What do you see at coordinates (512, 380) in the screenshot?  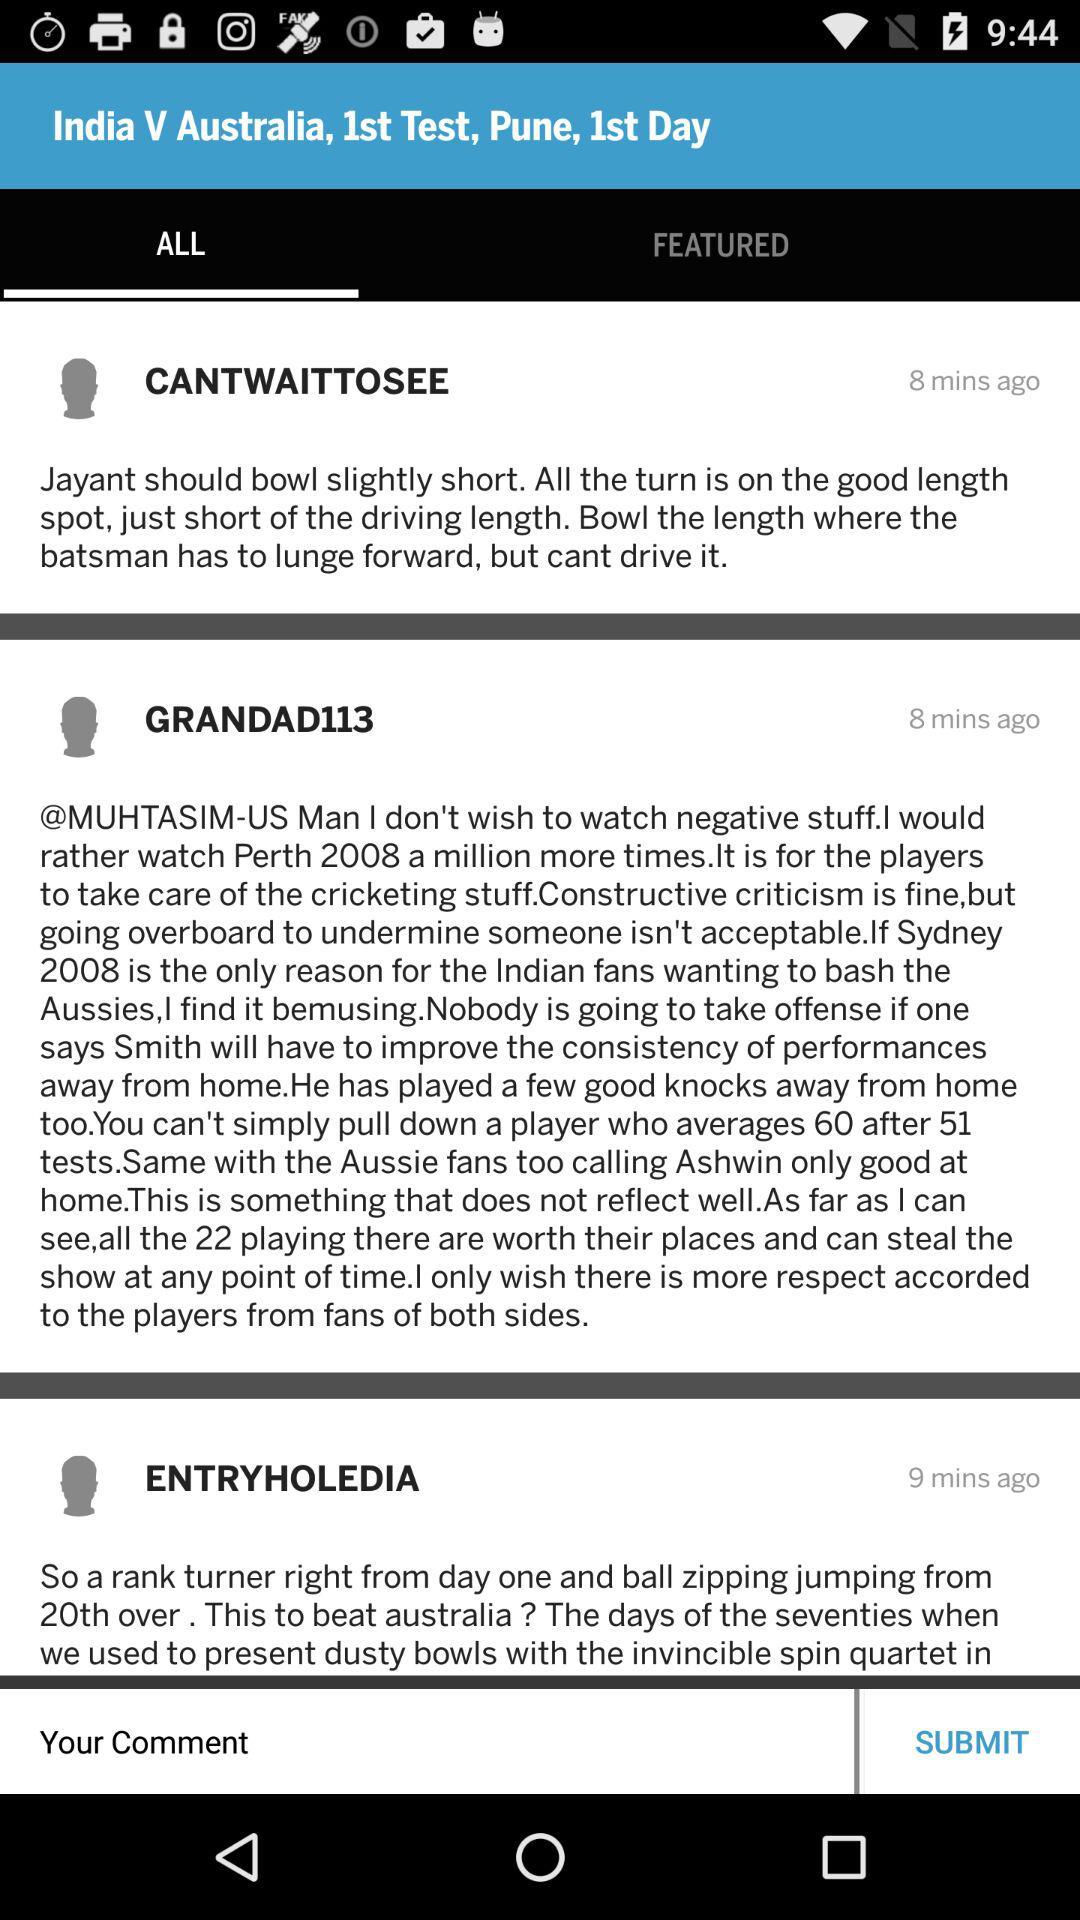 I see `the item to the left of 8 mins ago item` at bounding box center [512, 380].